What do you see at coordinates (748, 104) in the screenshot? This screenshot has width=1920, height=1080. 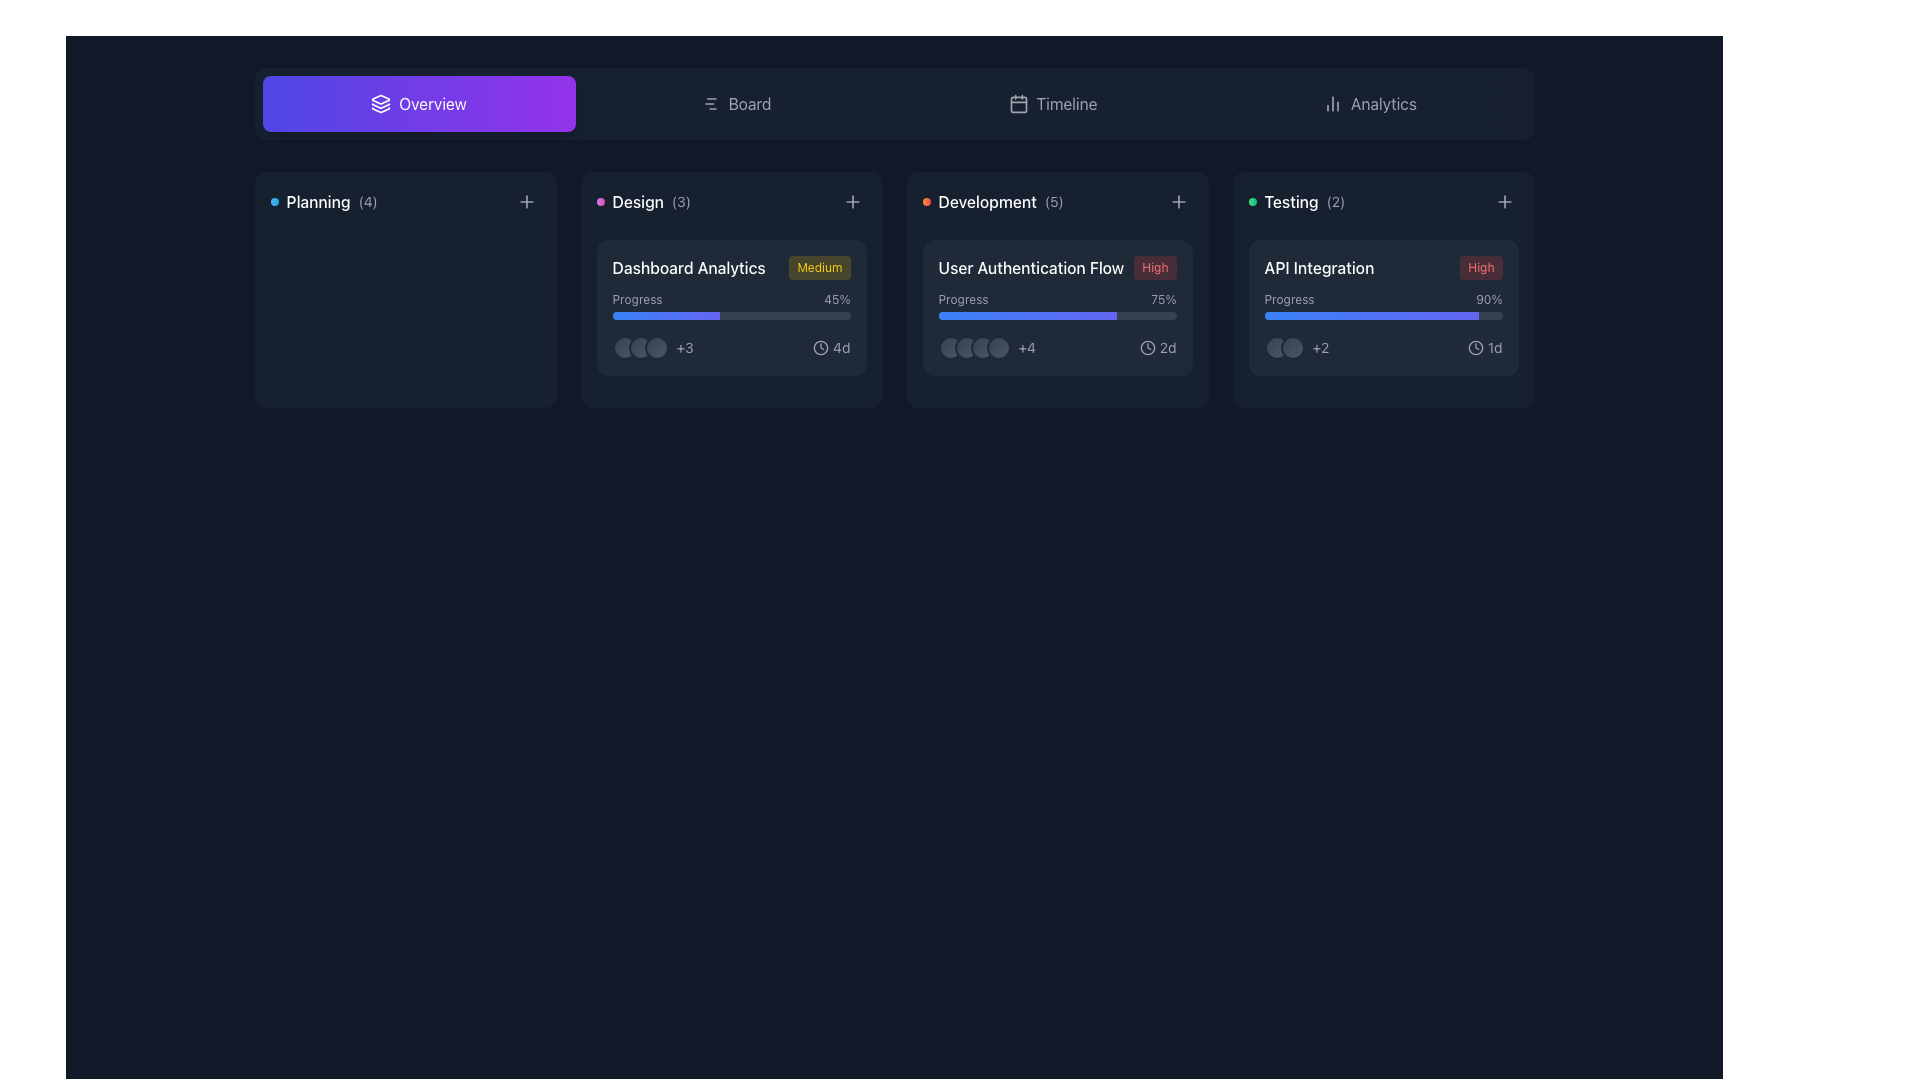 I see `the 'Board' text label in the navigation bar at the top of the interface` at bounding box center [748, 104].